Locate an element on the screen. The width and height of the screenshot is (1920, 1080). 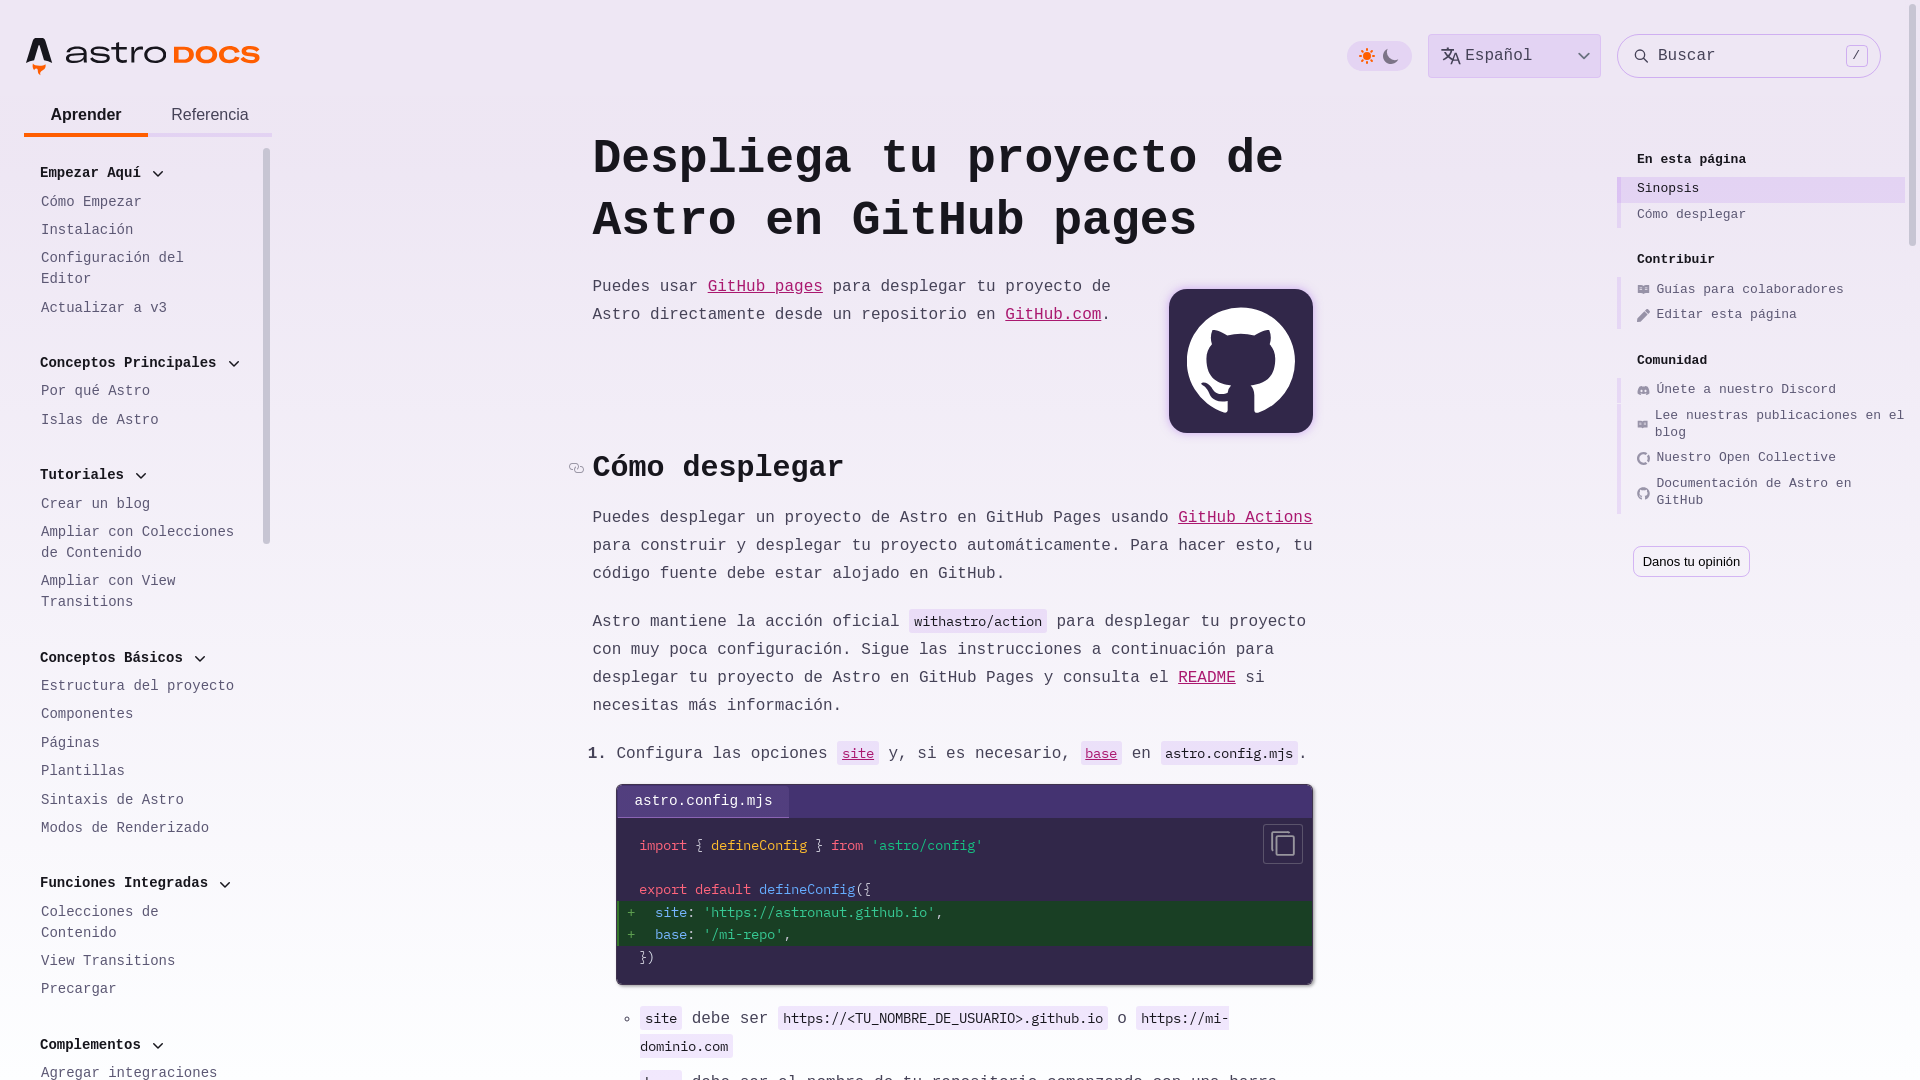
'Lee nuestras publicaciones en el blog' is located at coordinates (1761, 424).